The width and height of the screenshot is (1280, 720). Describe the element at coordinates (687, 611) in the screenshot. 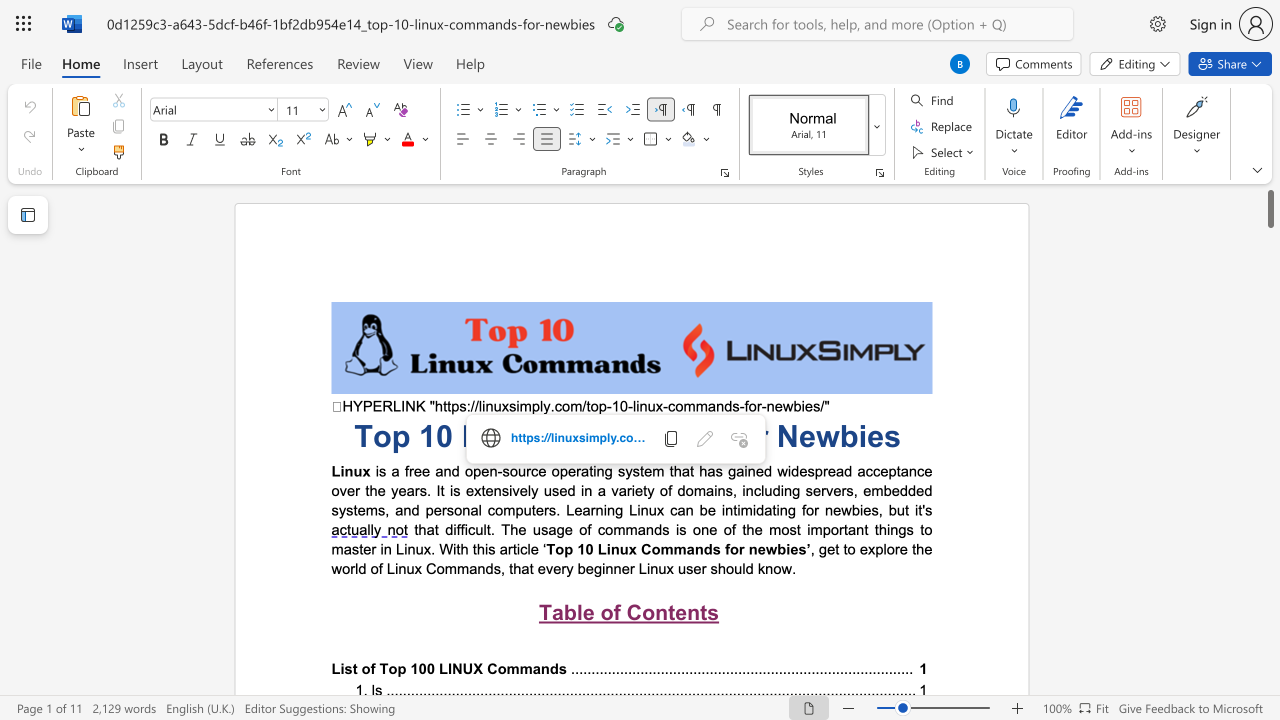

I see `the space between the continuous character "e" and "n" in the text` at that location.